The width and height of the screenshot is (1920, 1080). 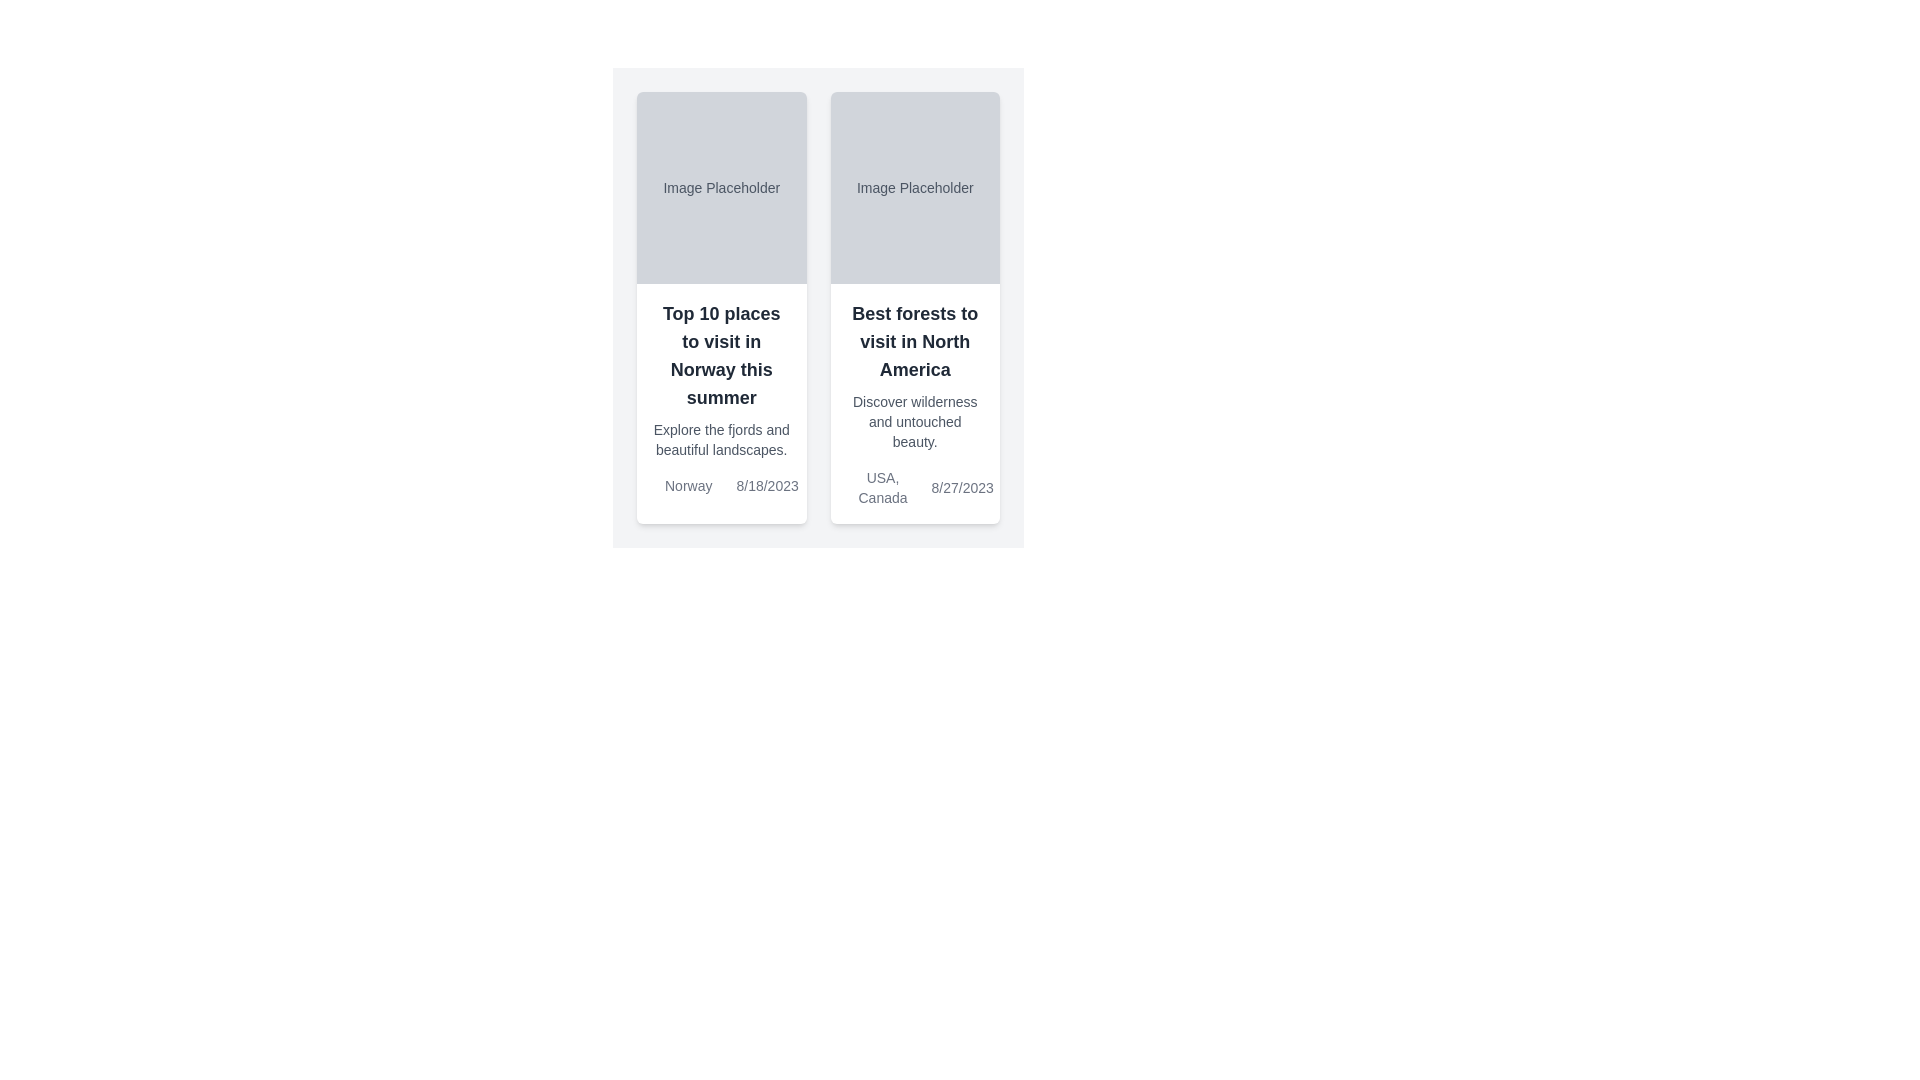 What do you see at coordinates (914, 488) in the screenshot?
I see `the label providing details about the location and date, located at the bottom section of the card titled 'Best forests to visit in North America'` at bounding box center [914, 488].